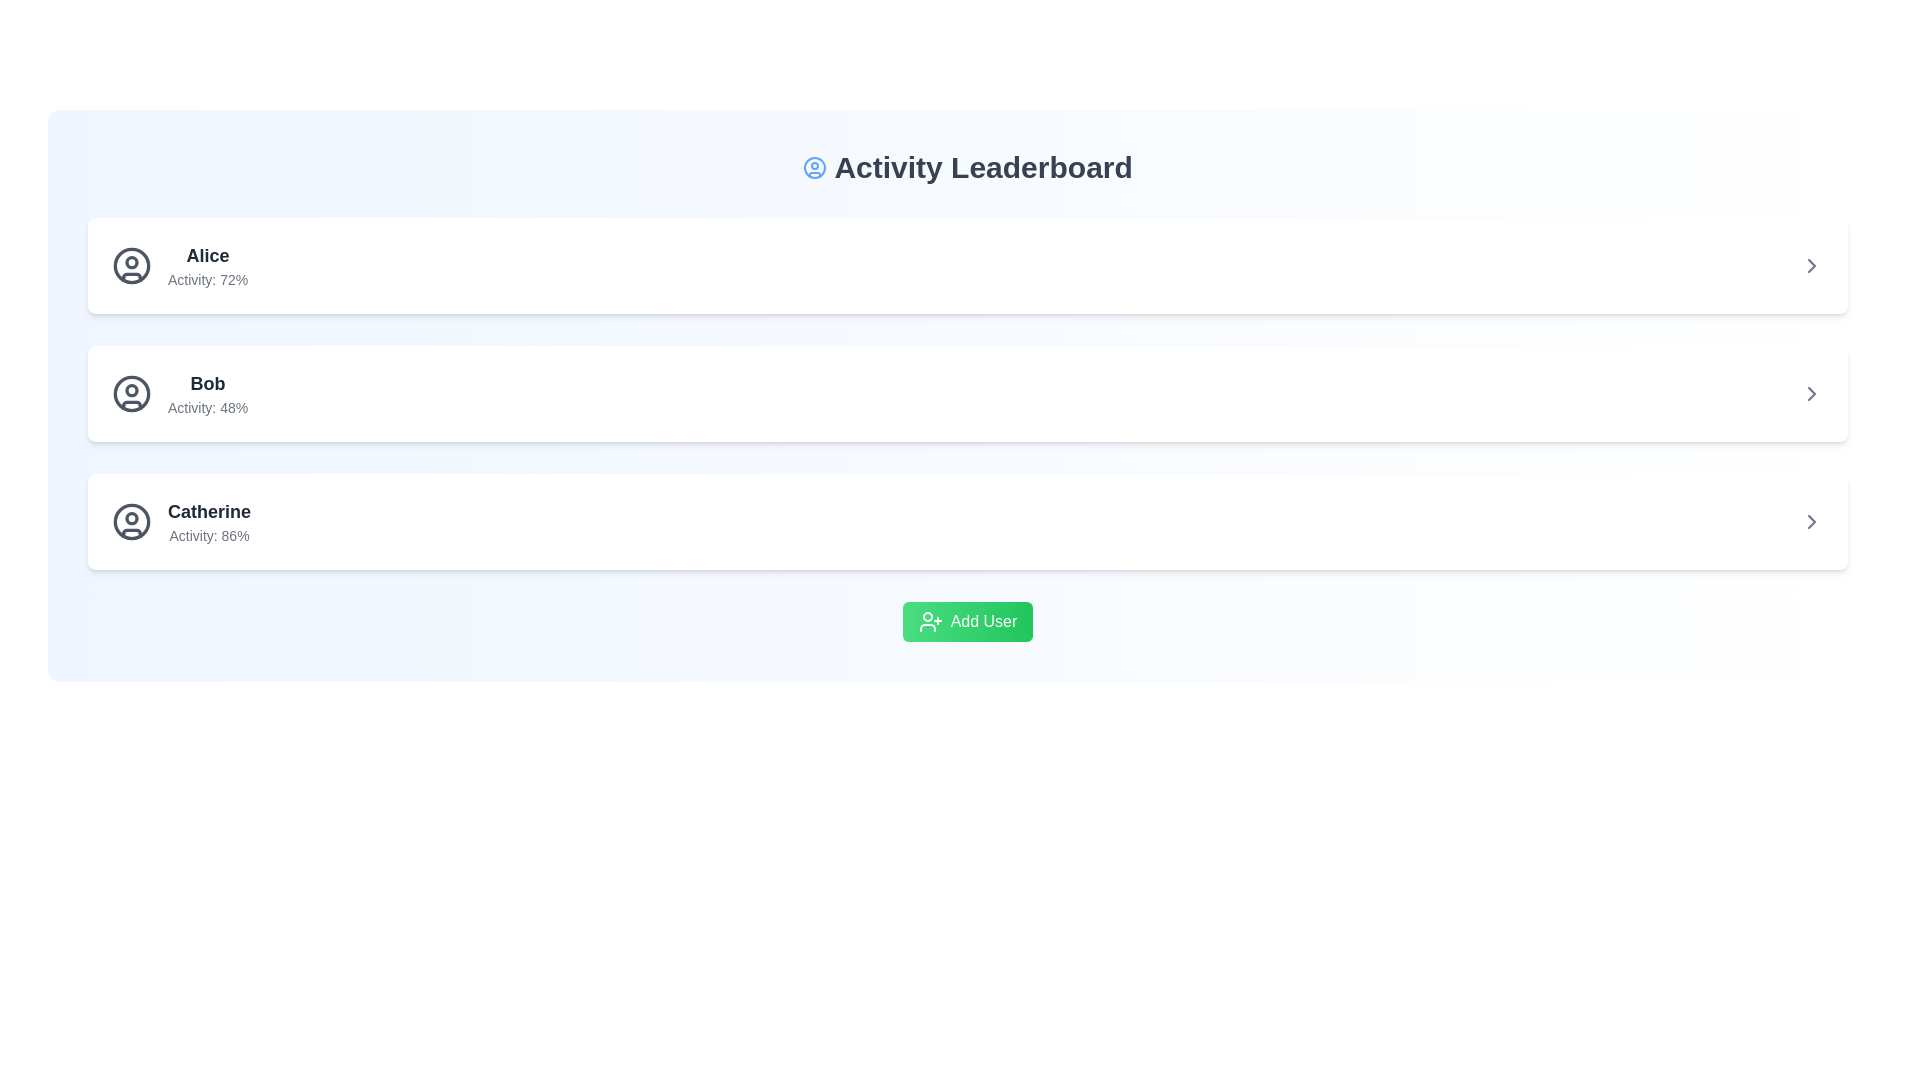 This screenshot has height=1080, width=1920. Describe the element at coordinates (131, 389) in the screenshot. I see `the appearance of the circular graphical element representing the user icon for 'Bob', located within the second item of a vertical list of users` at that location.